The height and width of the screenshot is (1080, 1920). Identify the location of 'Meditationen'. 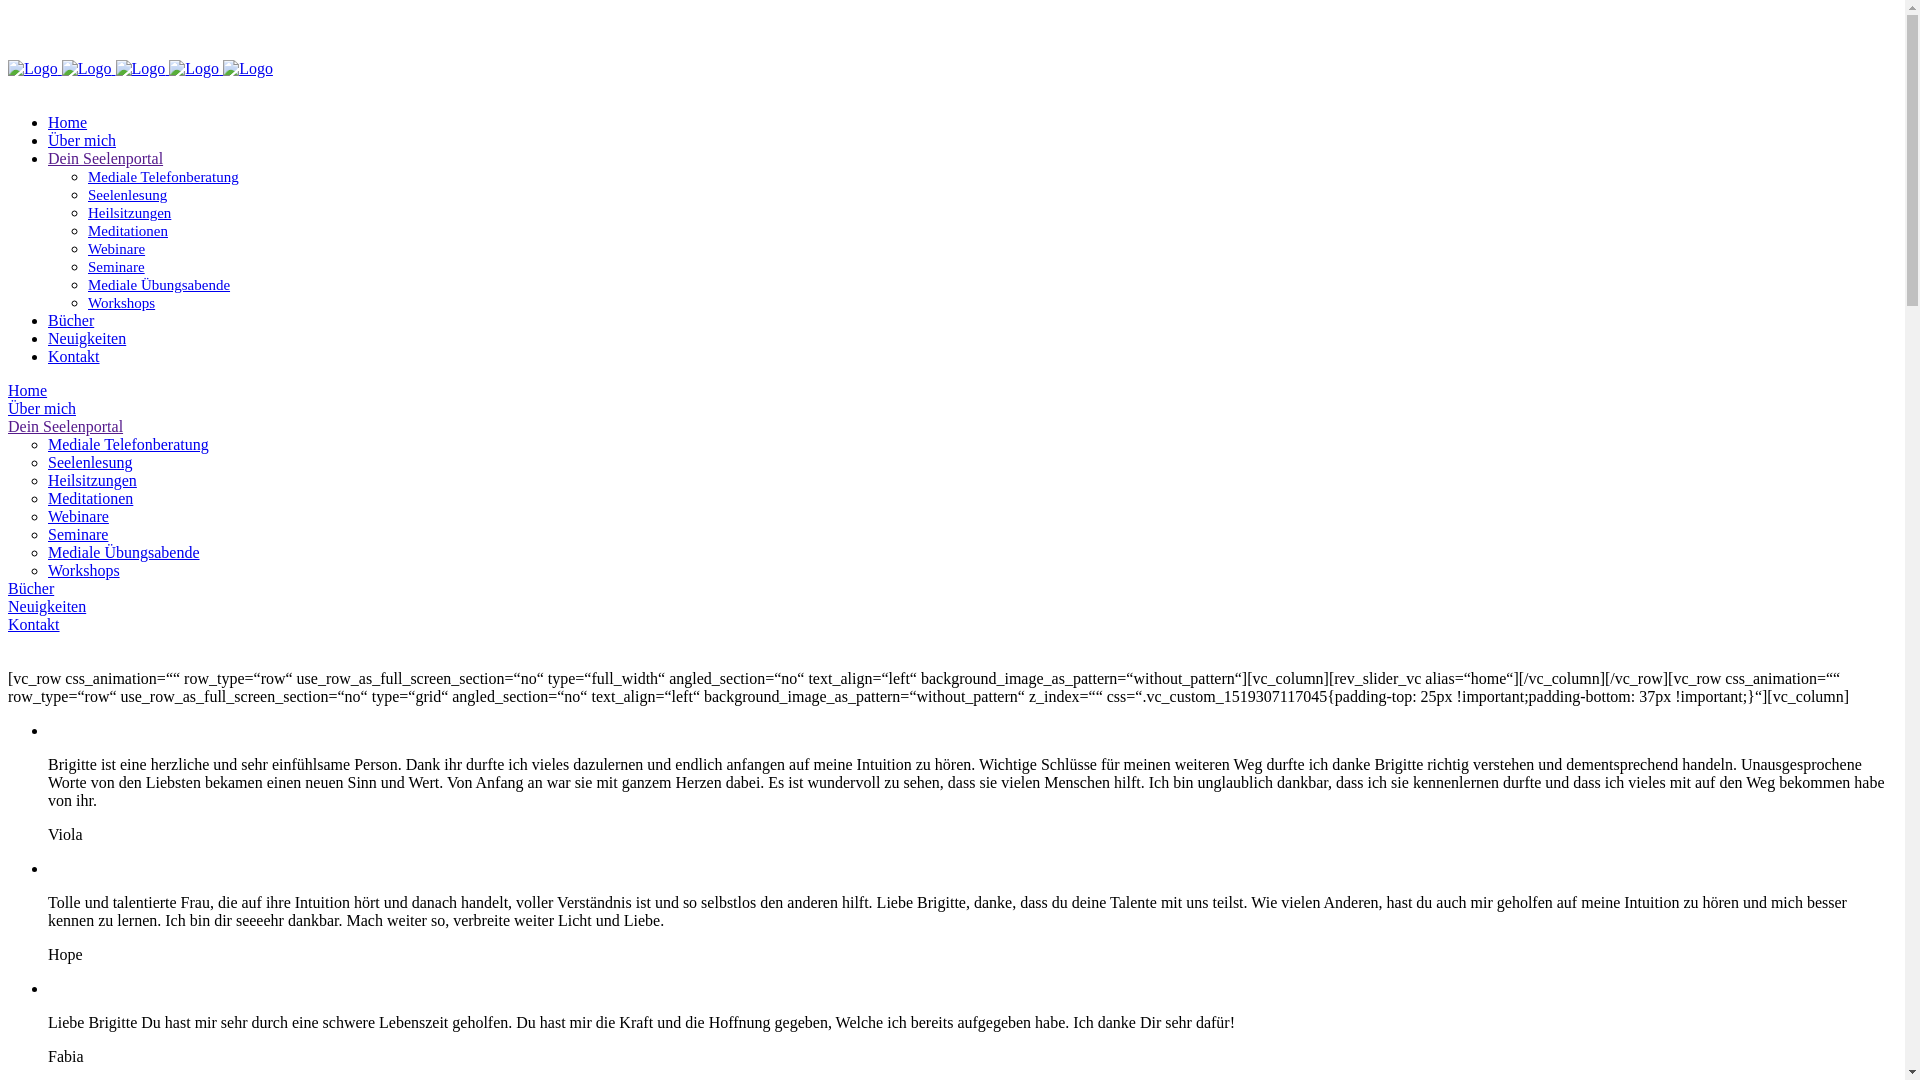
(48, 497).